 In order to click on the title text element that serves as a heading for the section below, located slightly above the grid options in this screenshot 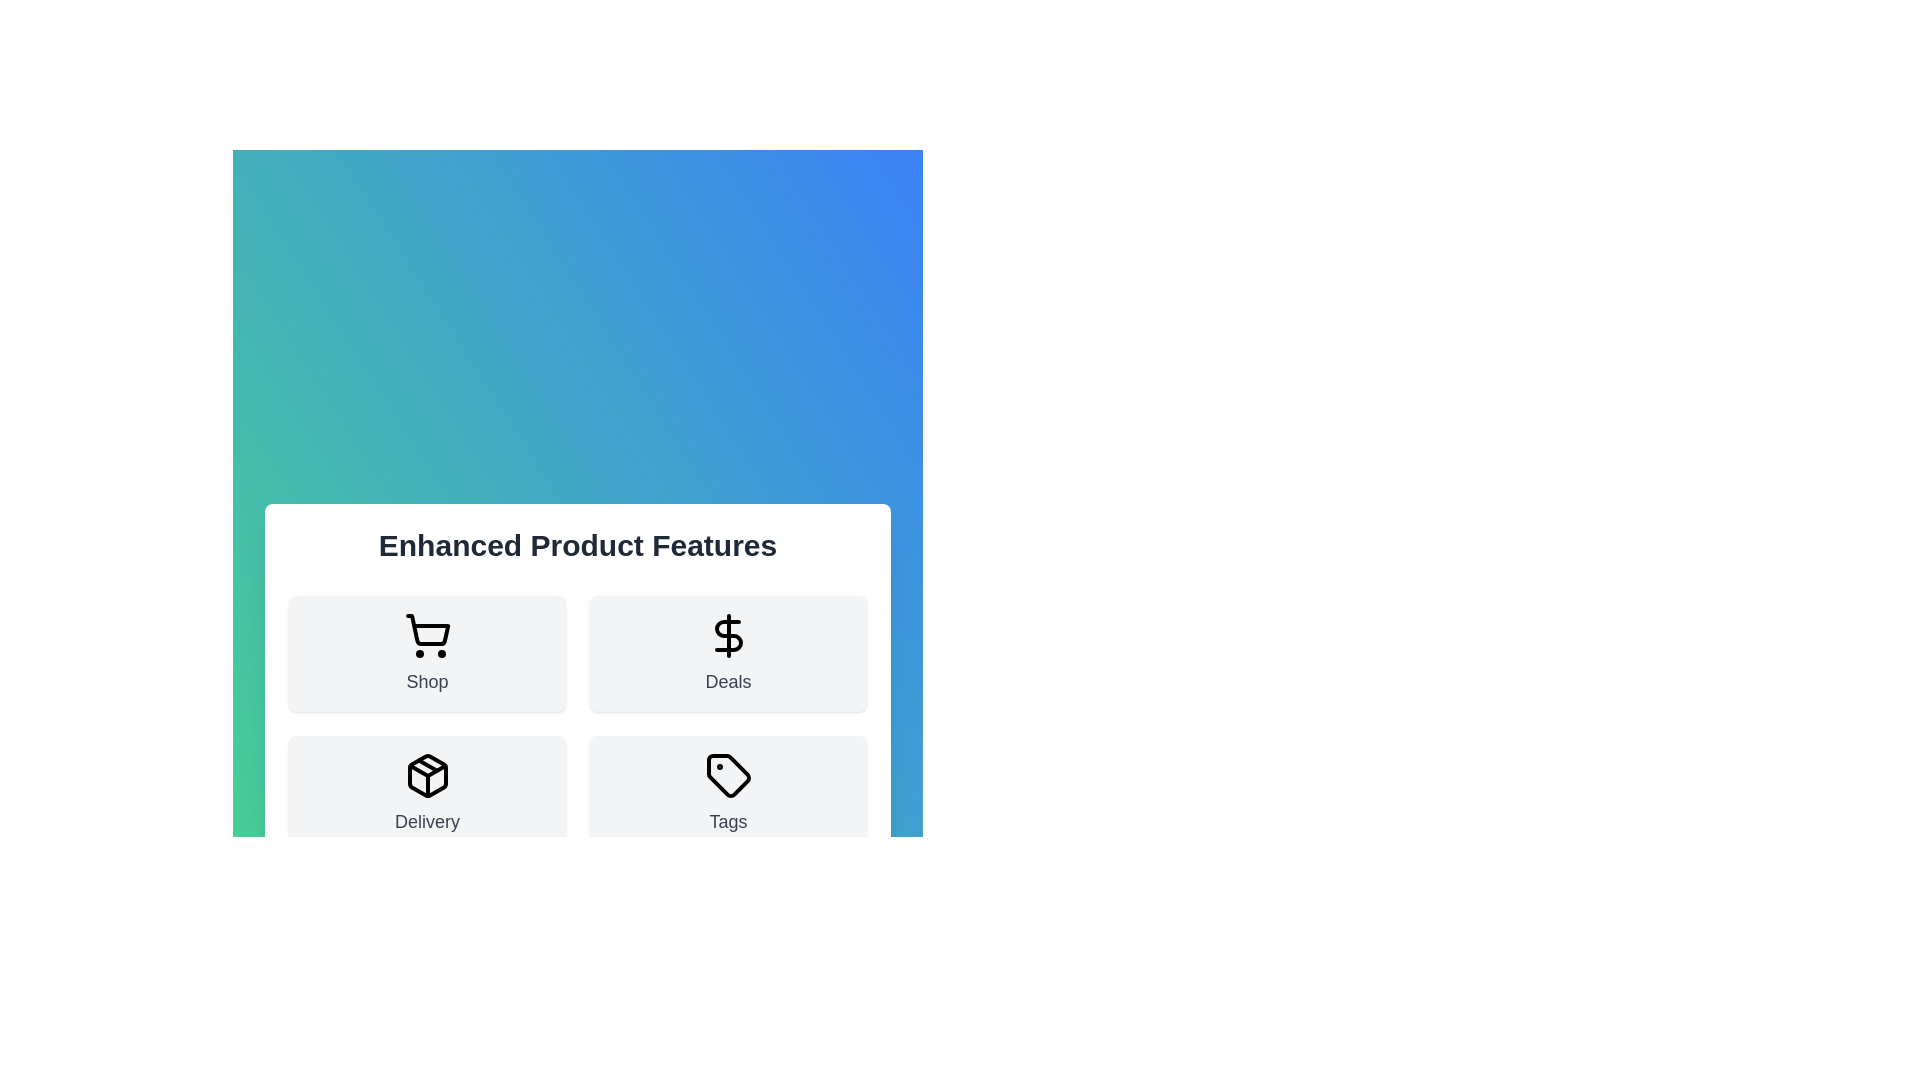, I will do `click(576, 546)`.